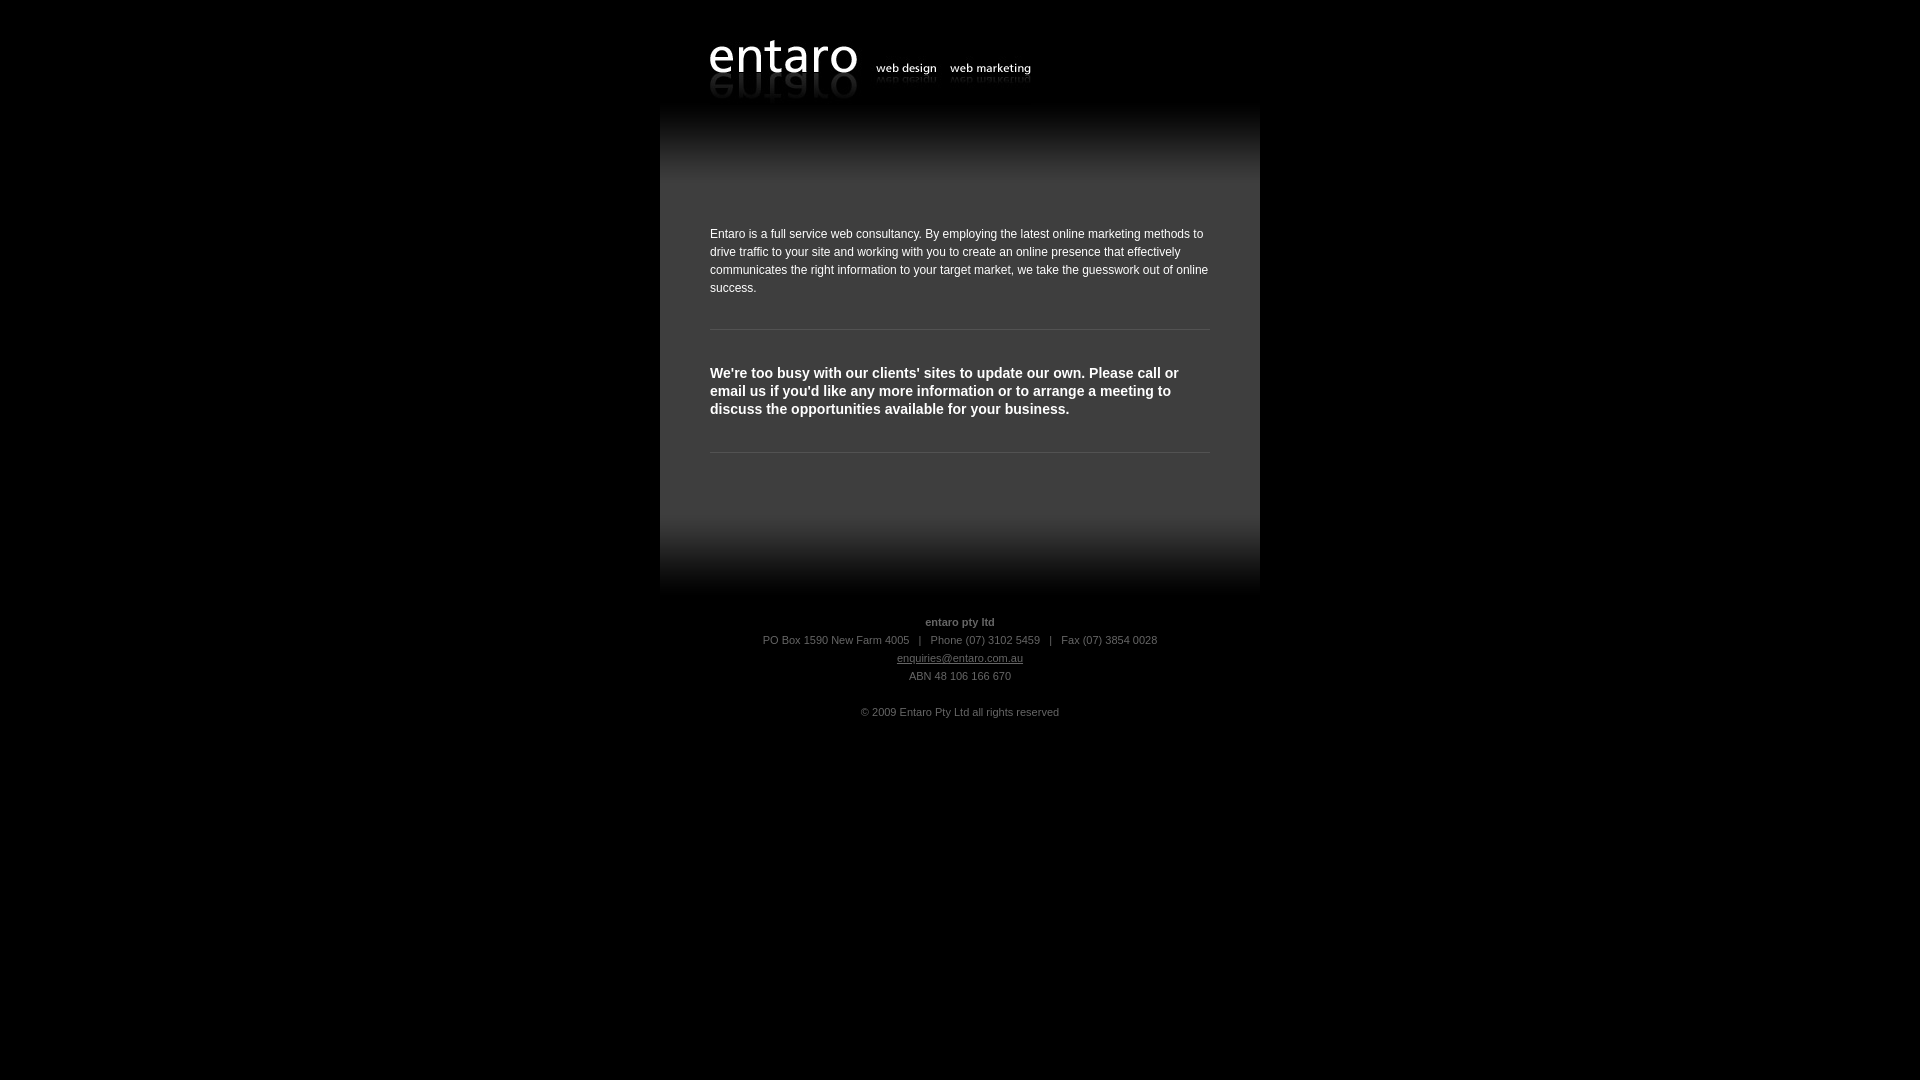  Describe the element at coordinates (960, 658) in the screenshot. I see `'enquiries@entaro.com.au'` at that location.